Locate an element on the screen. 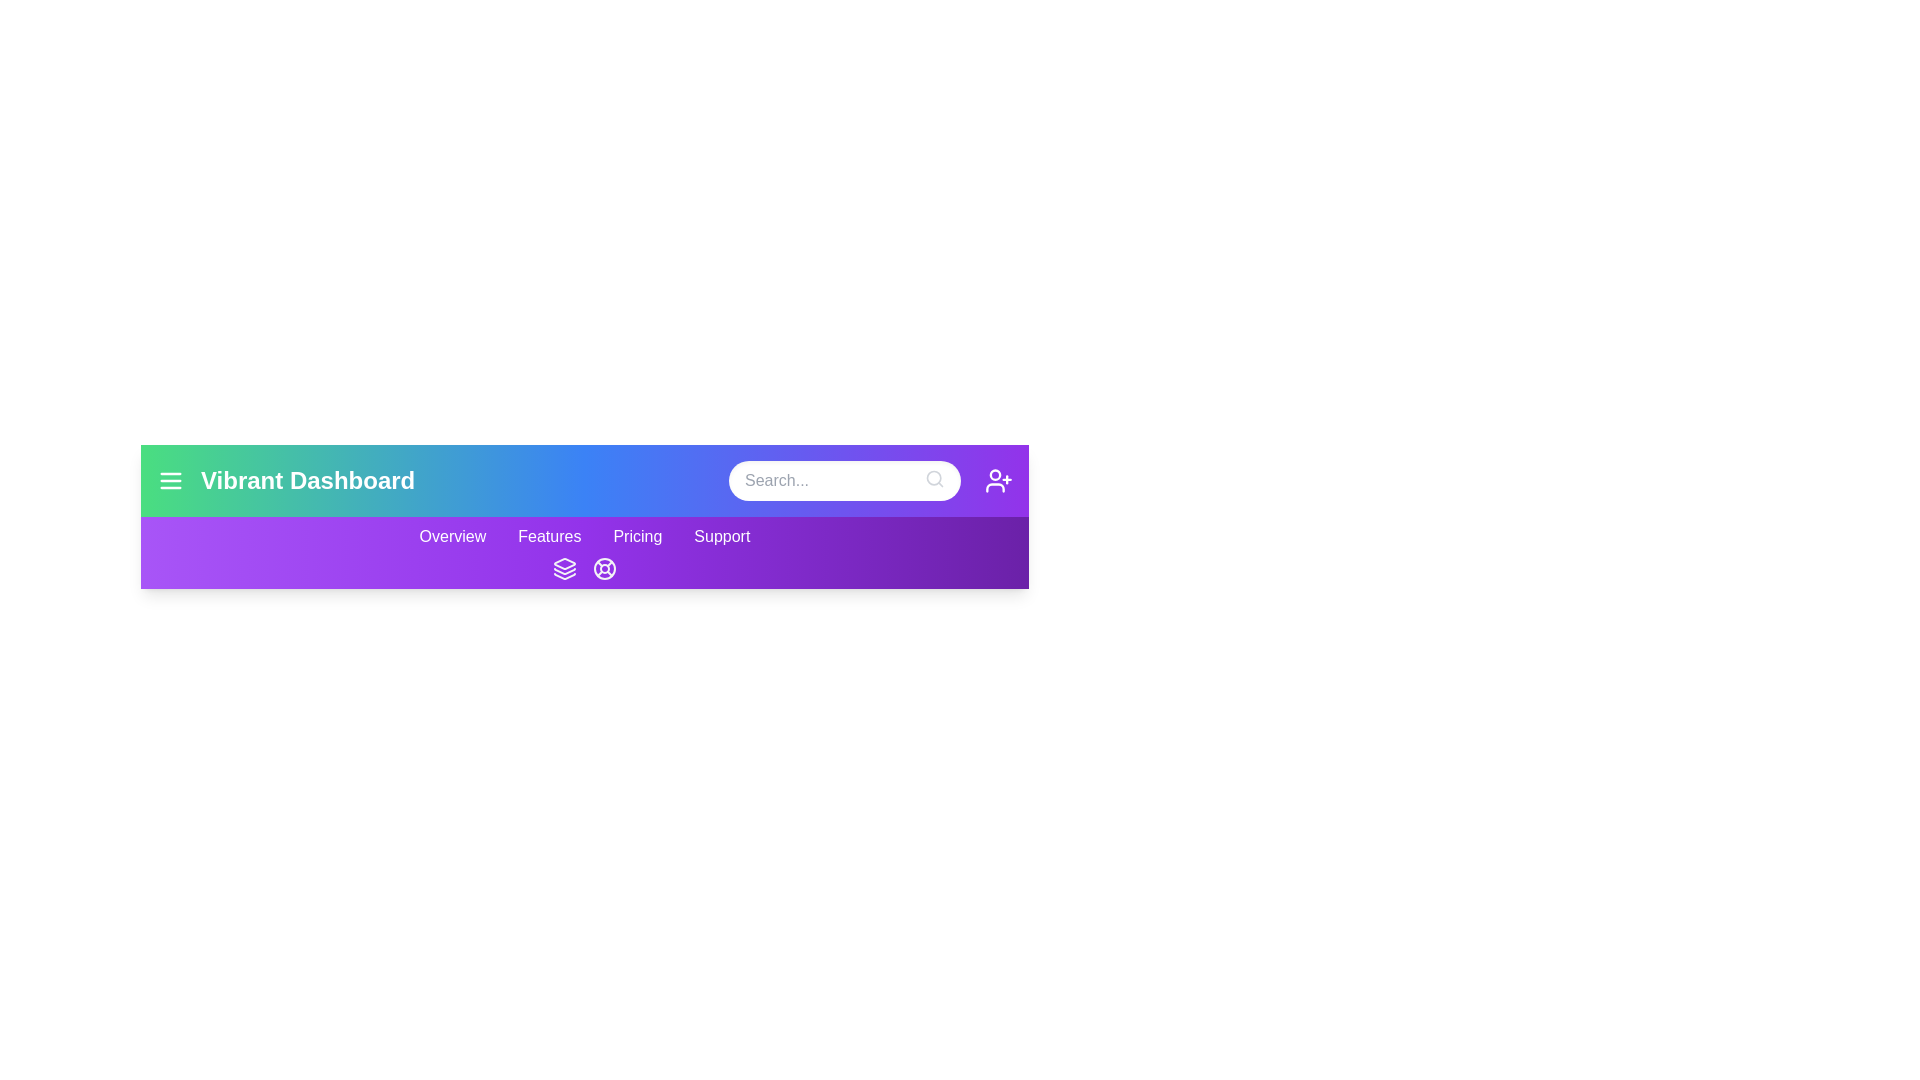 The image size is (1920, 1080). the 'Support' link in the navigation bar is located at coordinates (720, 535).